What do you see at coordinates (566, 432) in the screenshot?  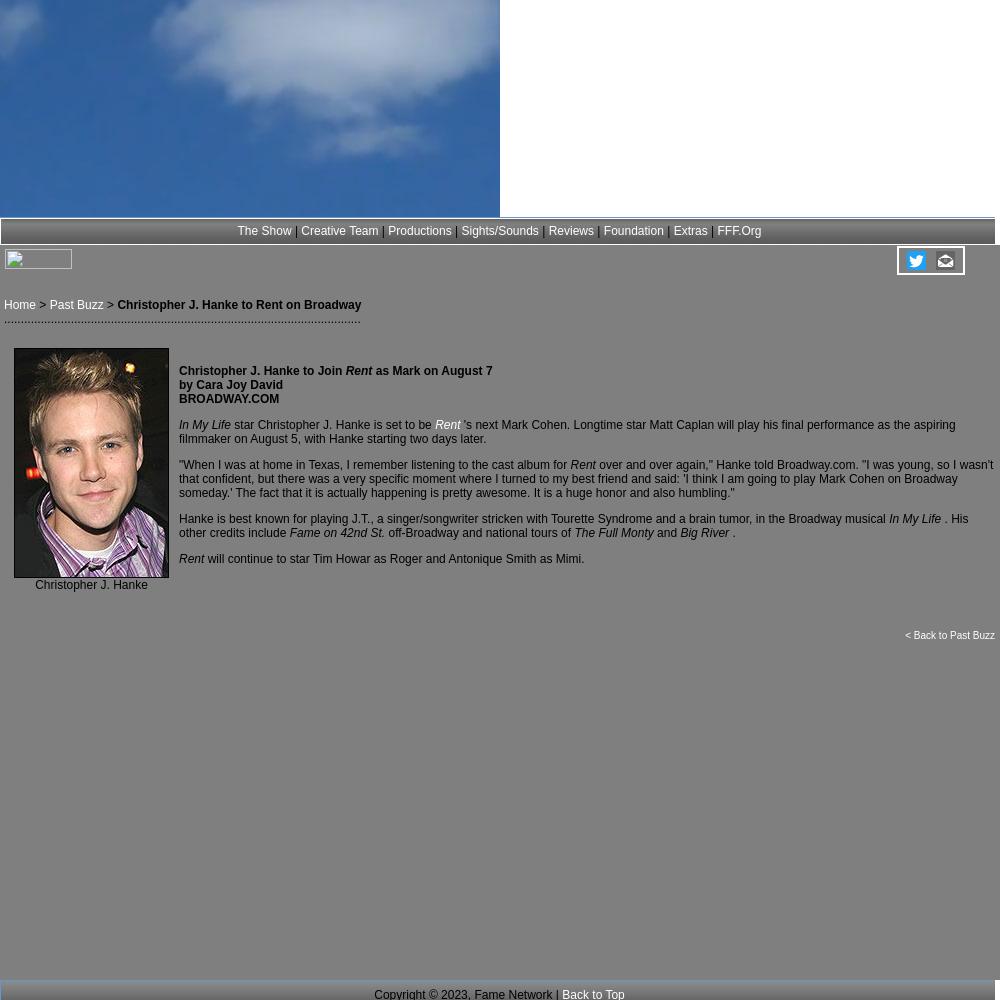 I see `''s next Mark Cohen. Longtime star Matt Caplan will play his final performance as the aspiring filmmaker on August 5, with Hanke starting two days later.'` at bounding box center [566, 432].